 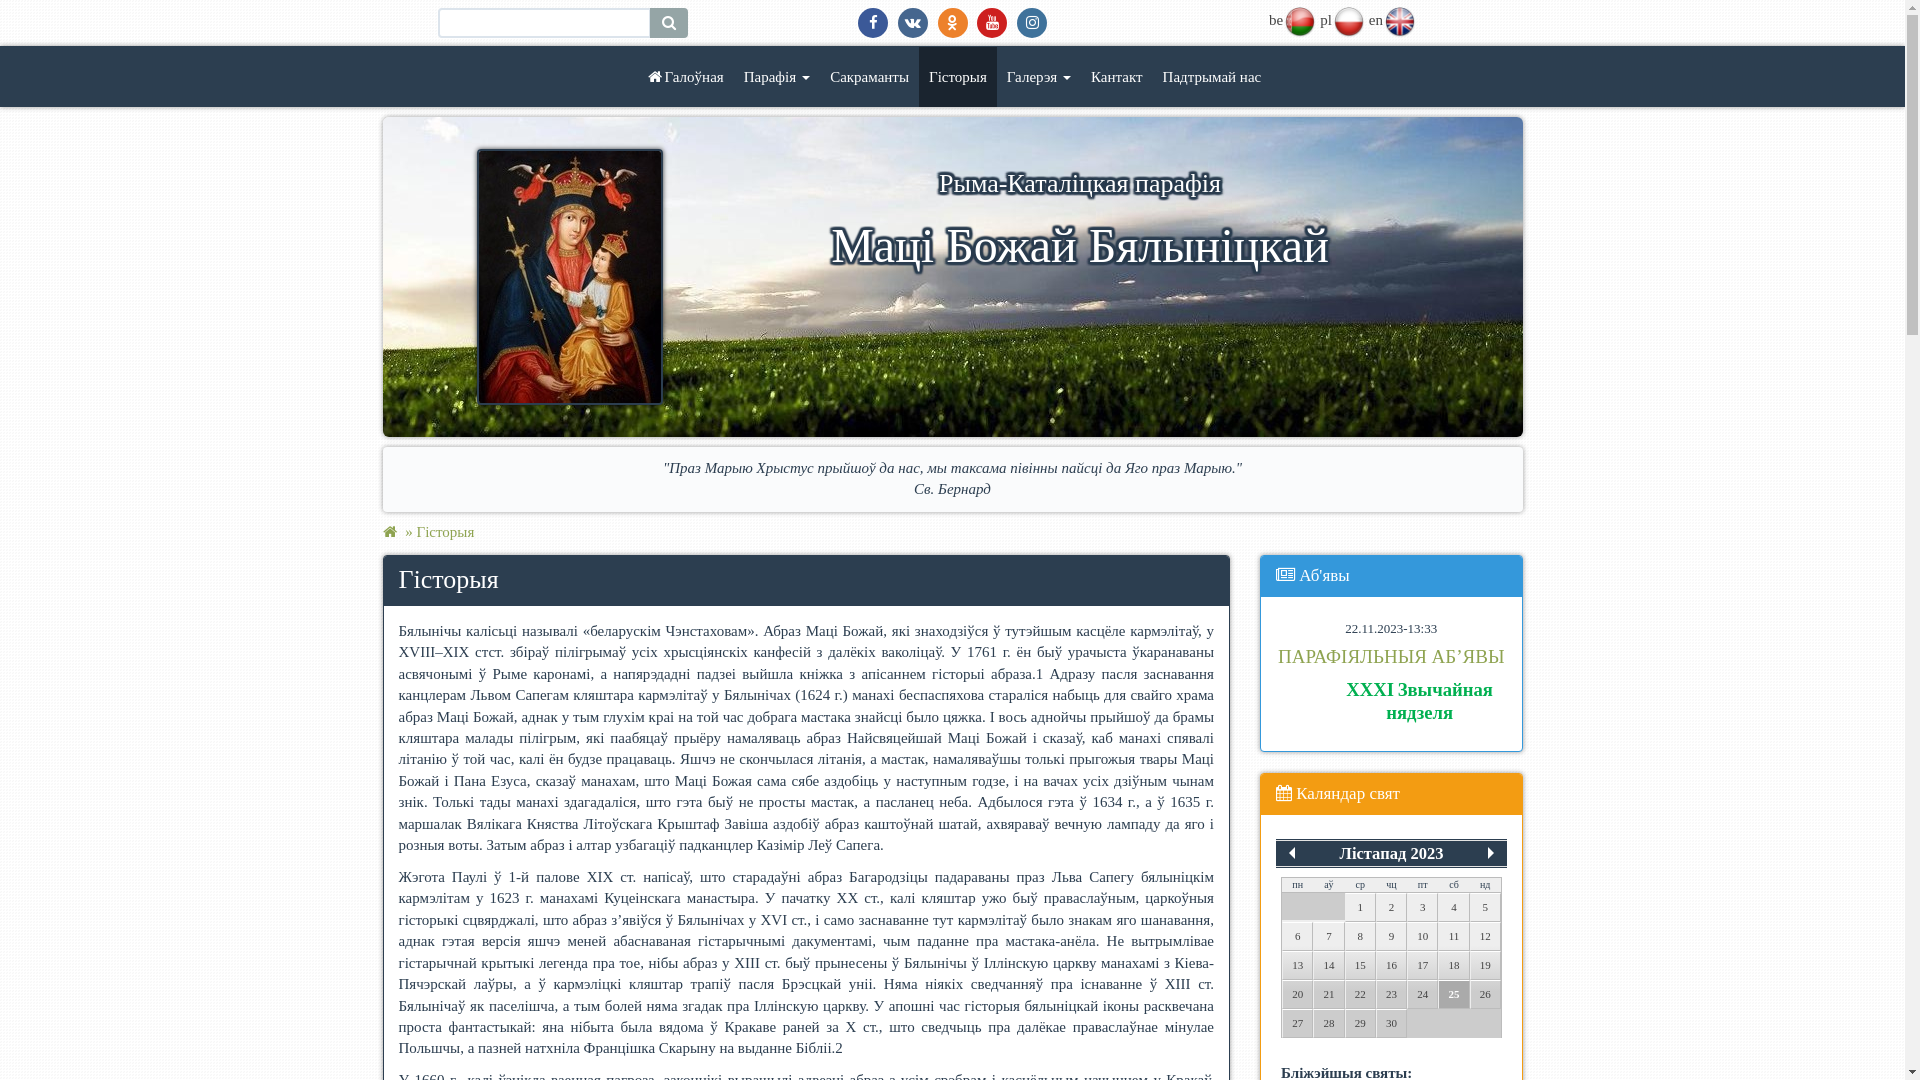 I want to click on '6', so click(x=1297, y=936).